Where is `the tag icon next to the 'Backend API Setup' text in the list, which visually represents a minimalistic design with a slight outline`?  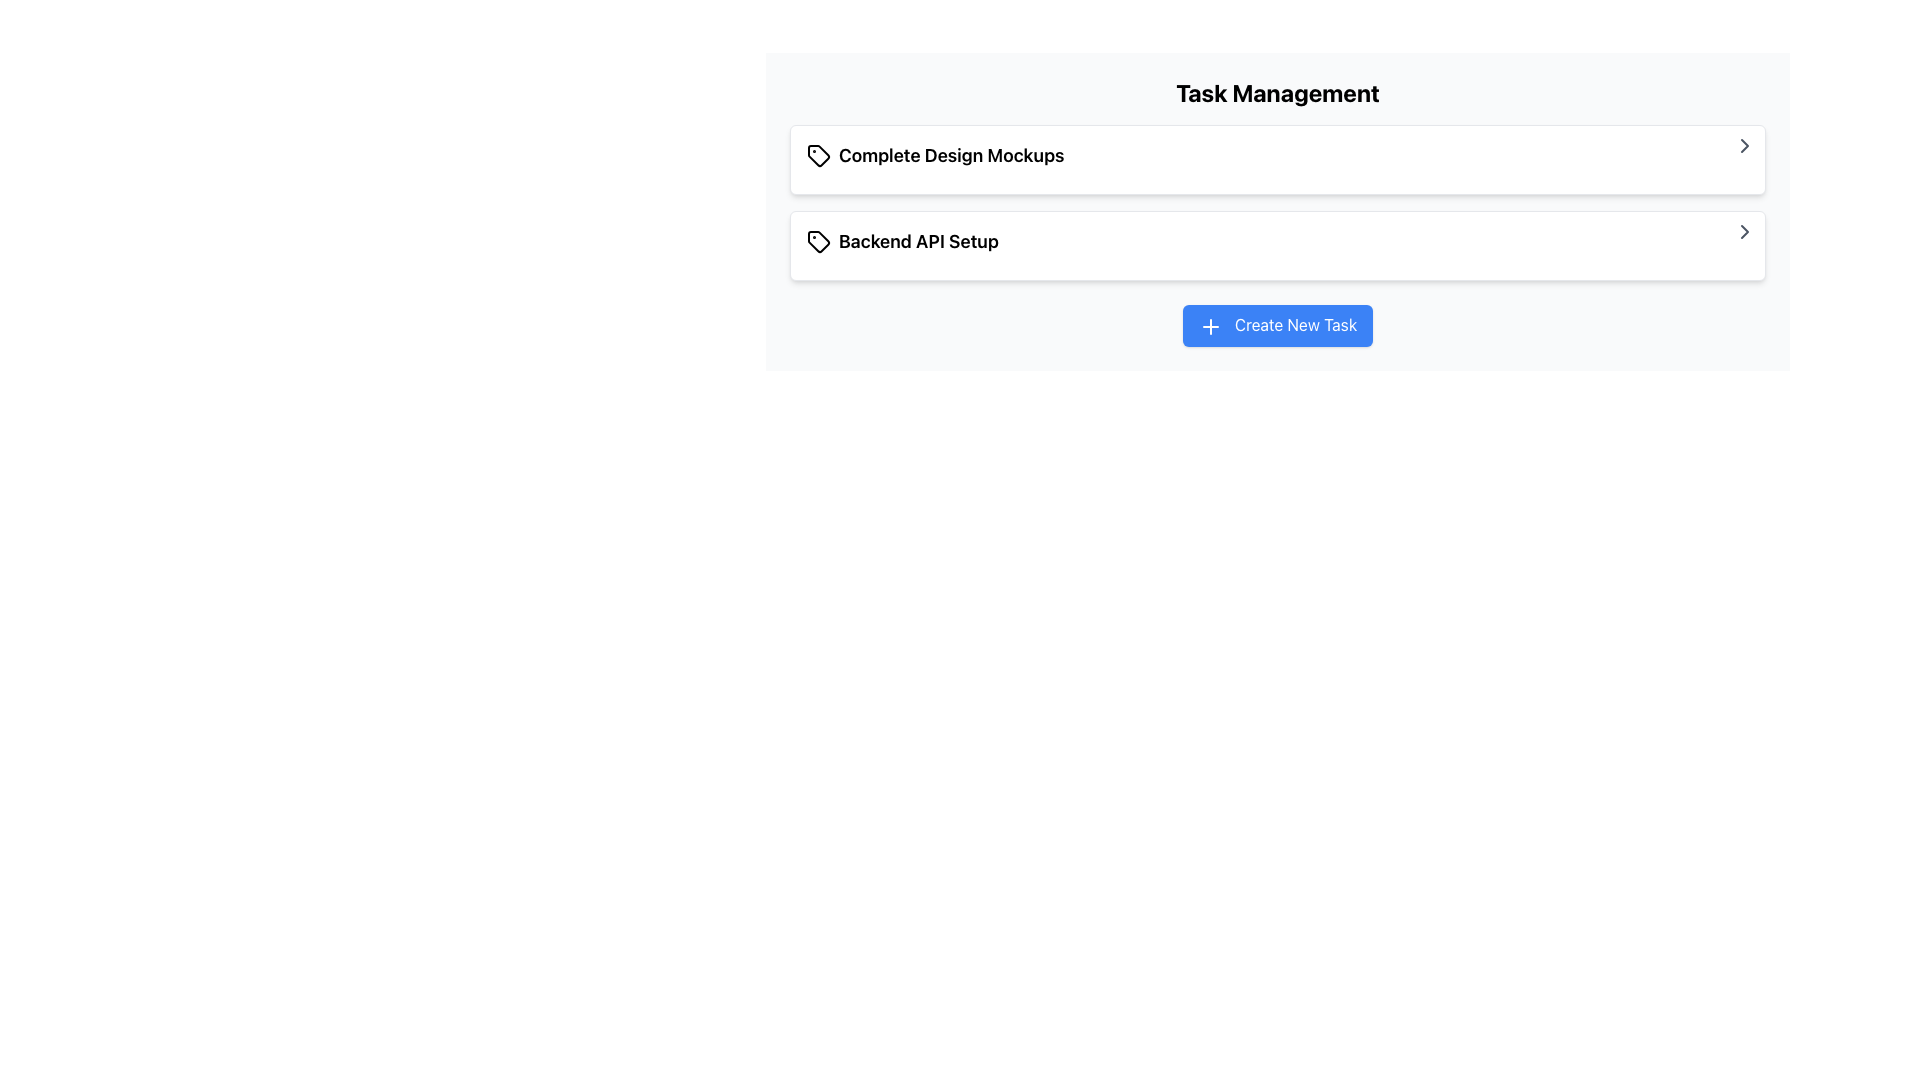 the tag icon next to the 'Backend API Setup' text in the list, which visually represents a minimalistic design with a slight outline is located at coordinates (819, 241).